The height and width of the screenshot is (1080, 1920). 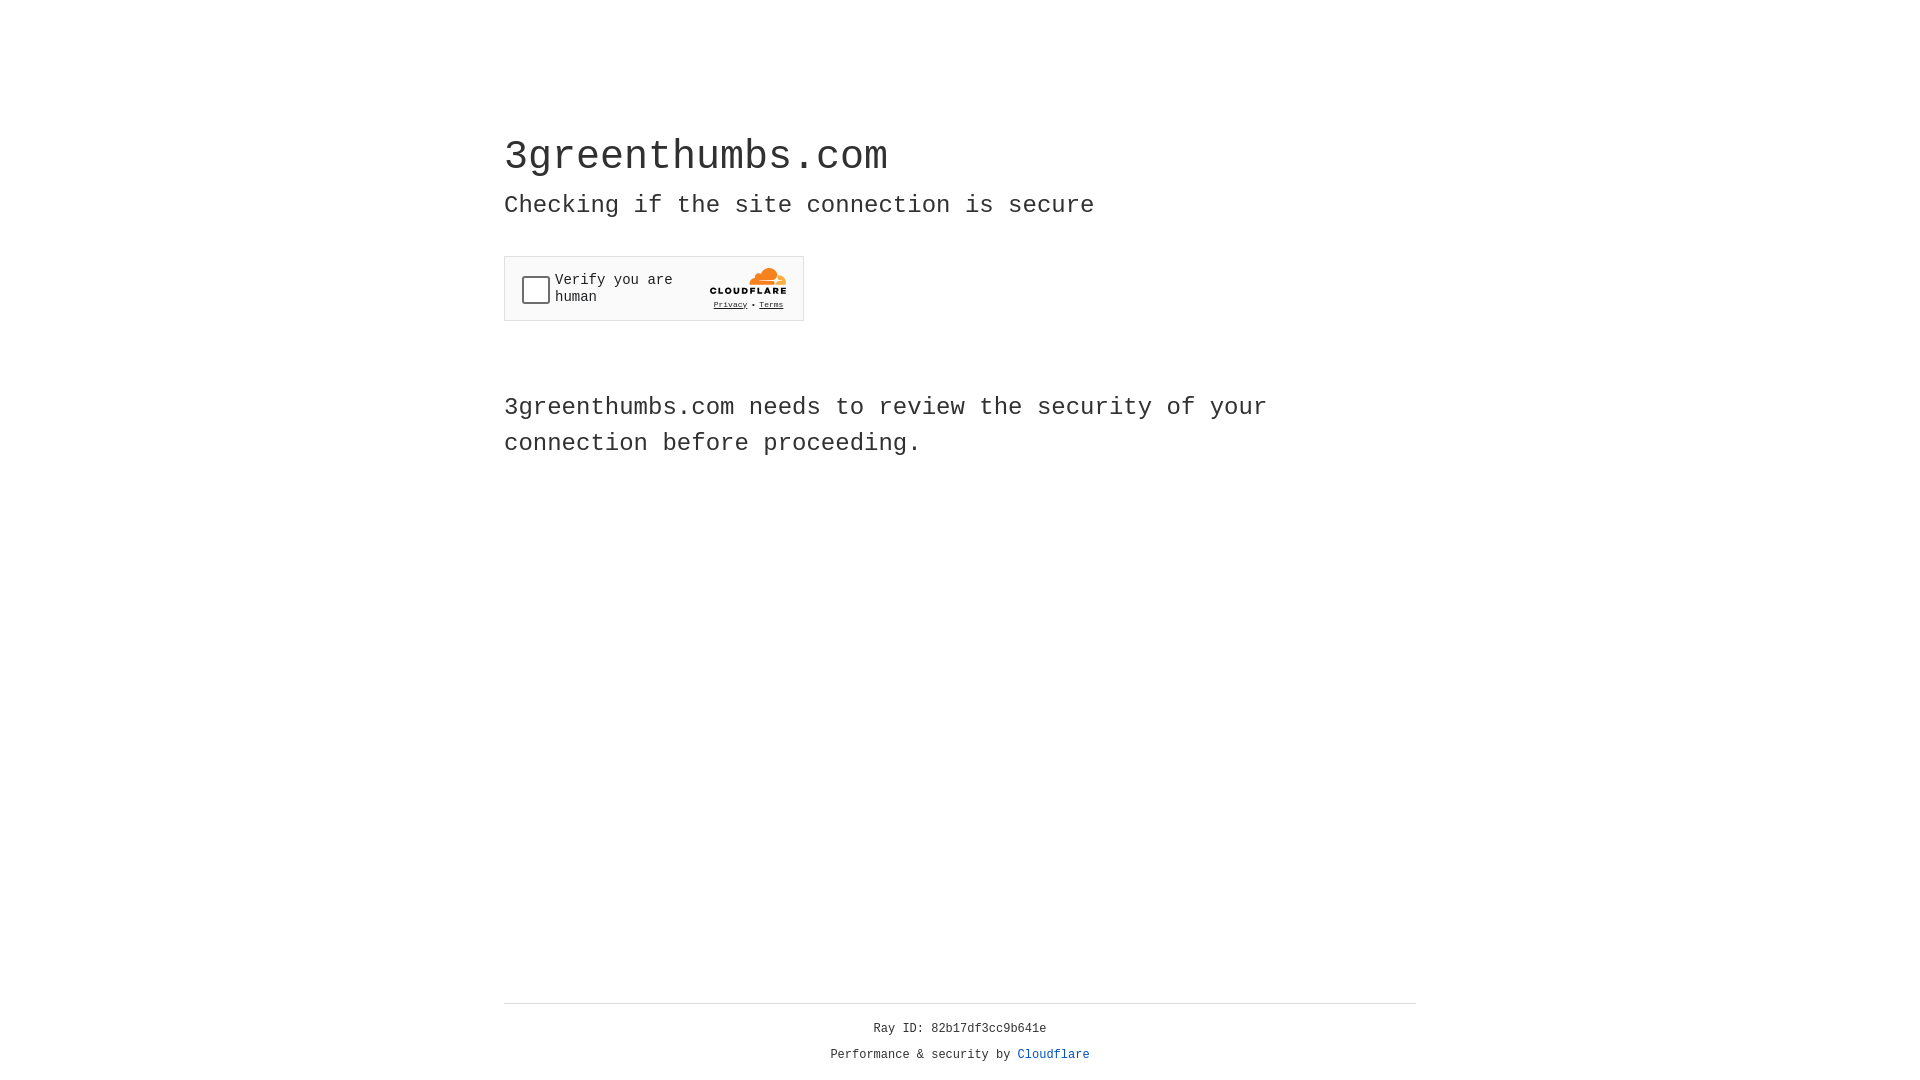 What do you see at coordinates (1017, 1054) in the screenshot?
I see `'Cloudflare'` at bounding box center [1017, 1054].